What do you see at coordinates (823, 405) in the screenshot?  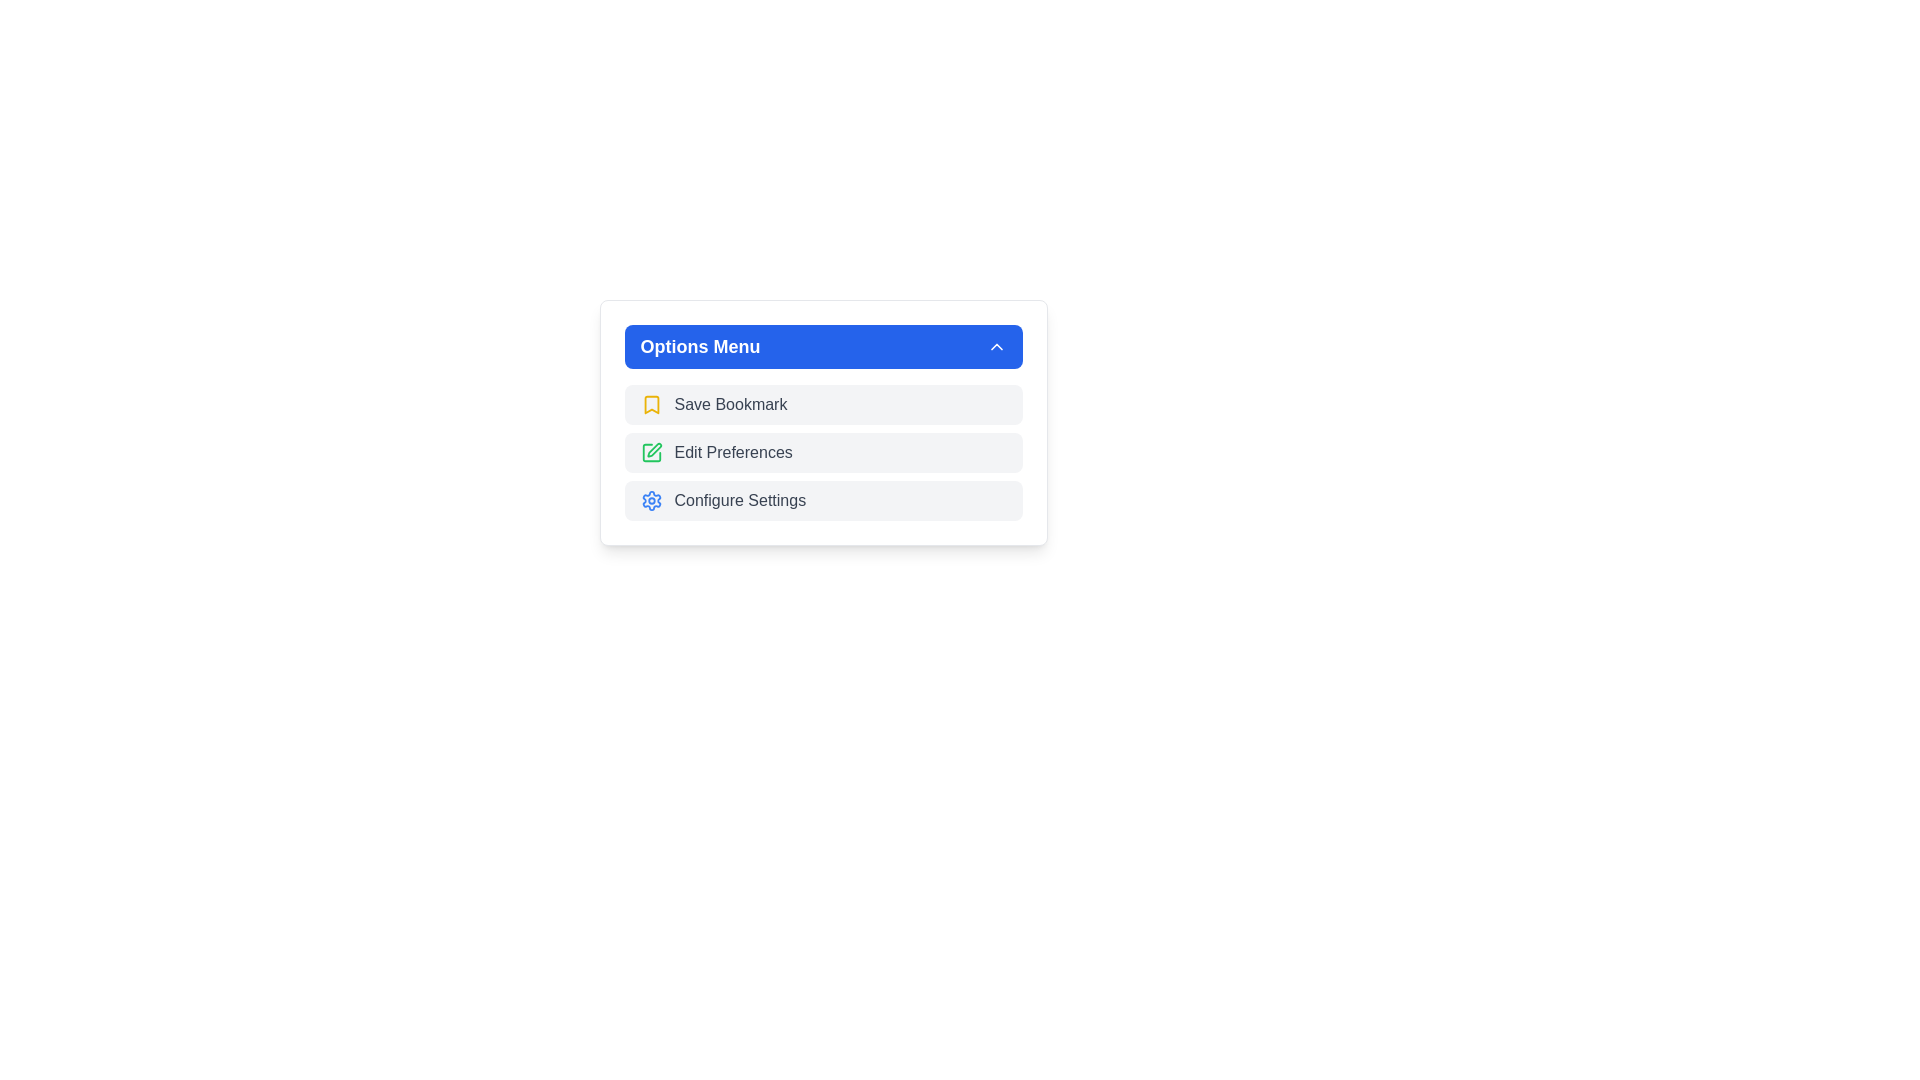 I see `the 'Save Bookmark' button located within the 'Options Menu' to change its background color` at bounding box center [823, 405].